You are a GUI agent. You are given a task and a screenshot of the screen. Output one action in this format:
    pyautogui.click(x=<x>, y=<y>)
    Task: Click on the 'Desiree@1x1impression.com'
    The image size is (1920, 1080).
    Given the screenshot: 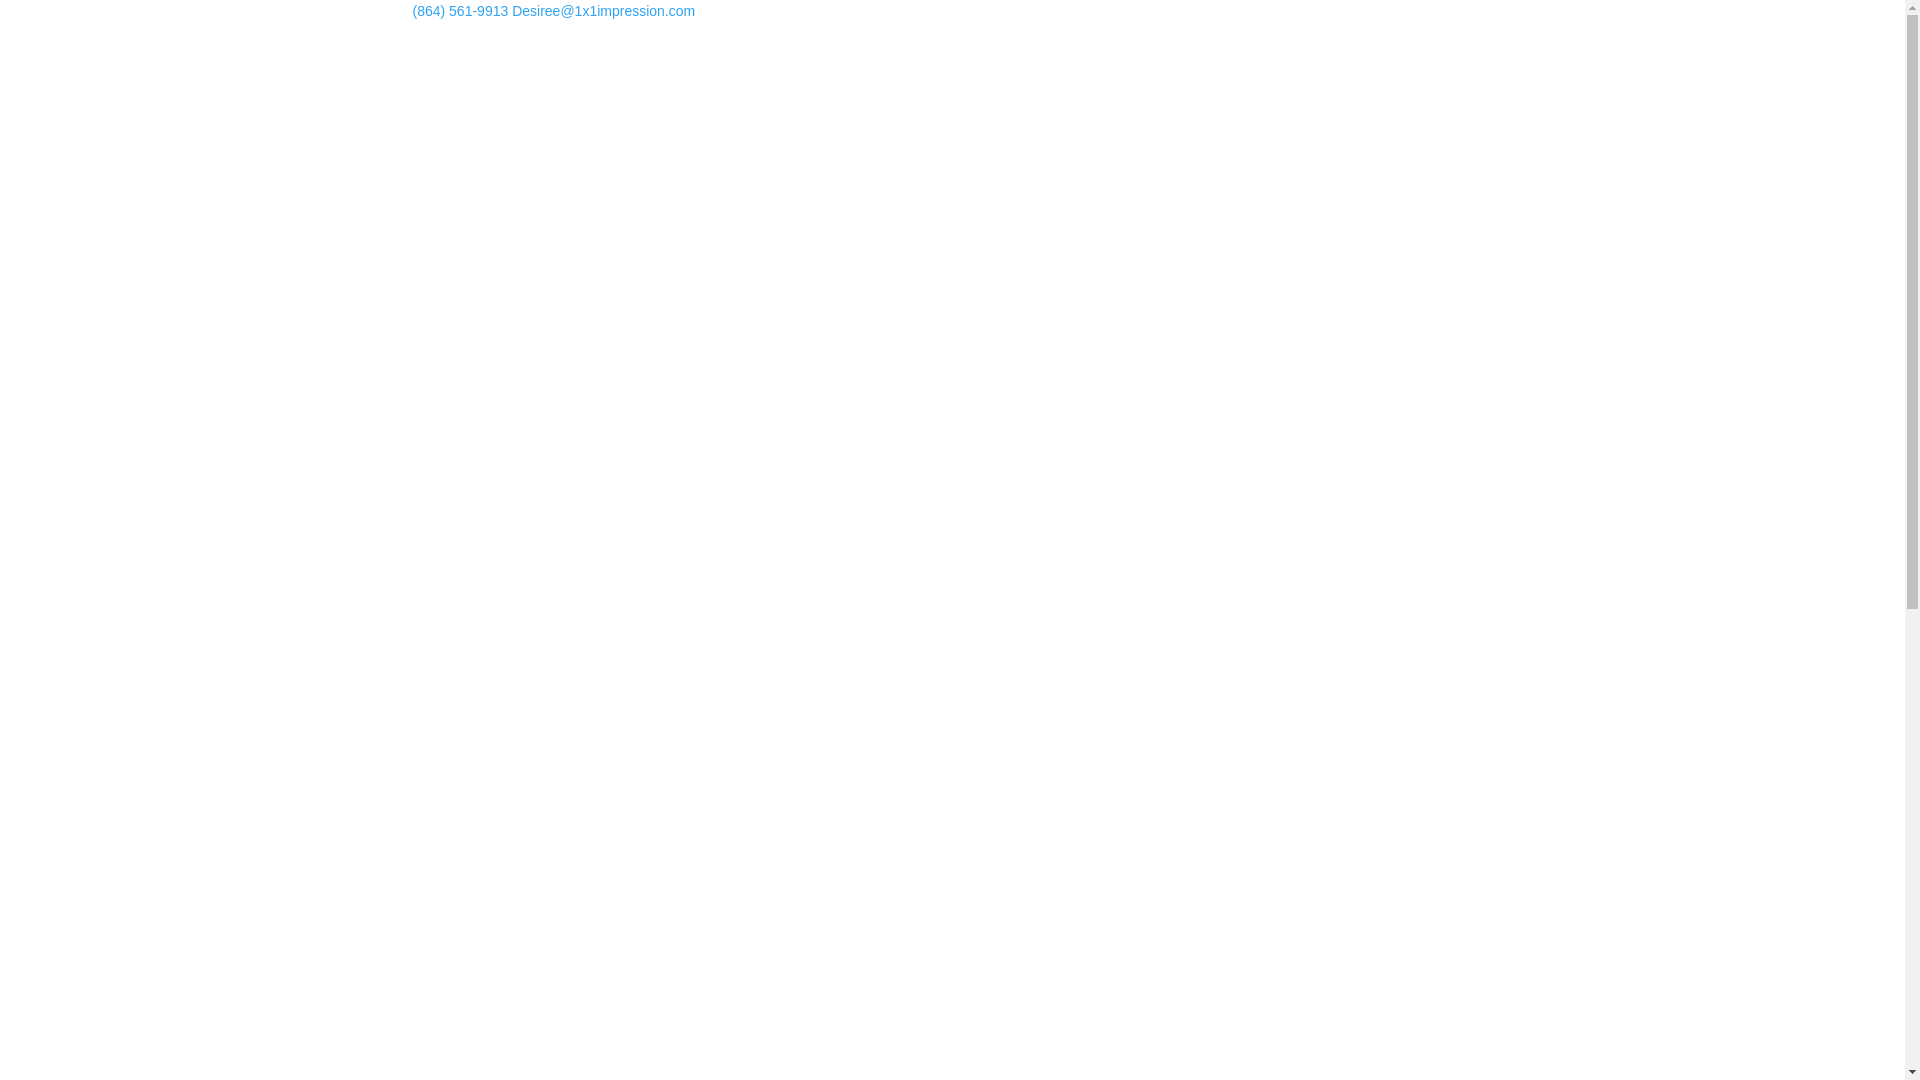 What is the action you would take?
    pyautogui.click(x=602, y=11)
    